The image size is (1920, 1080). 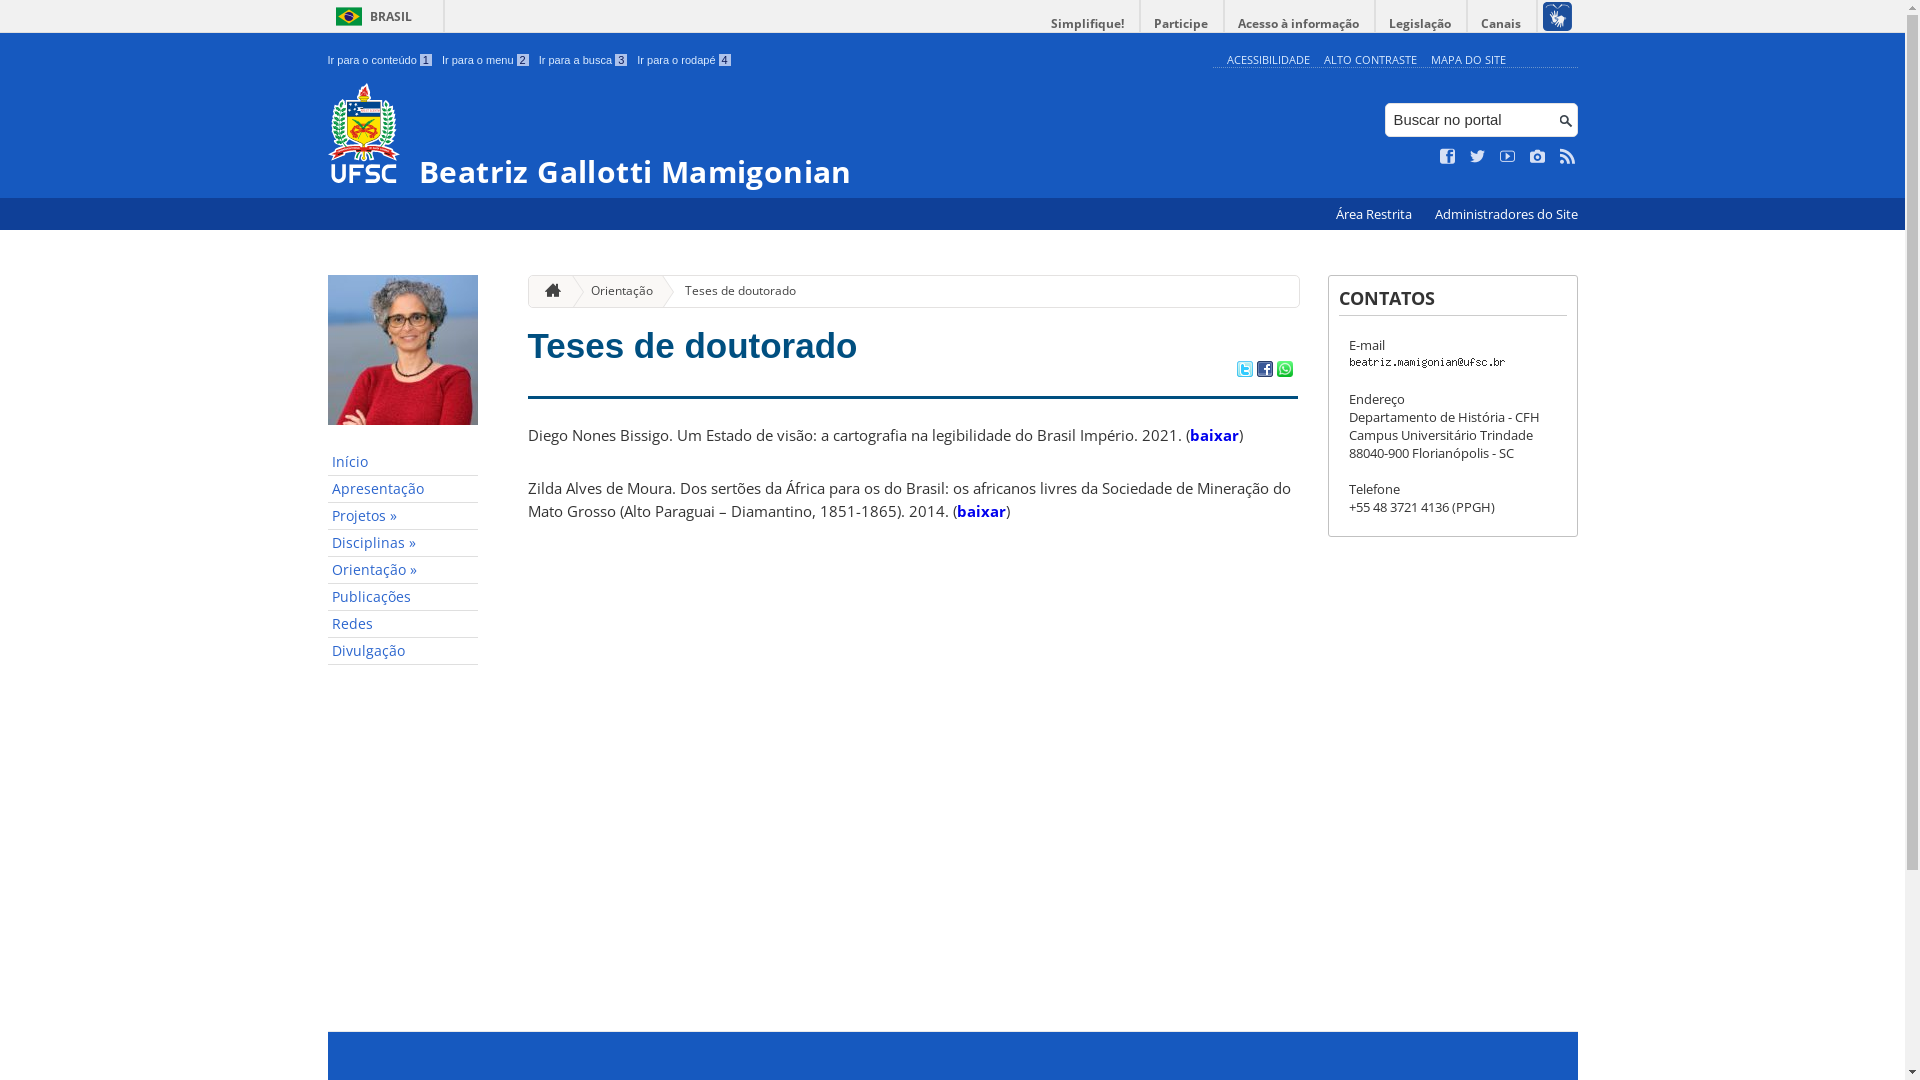 I want to click on 'Ir para o menu 2', so click(x=485, y=59).